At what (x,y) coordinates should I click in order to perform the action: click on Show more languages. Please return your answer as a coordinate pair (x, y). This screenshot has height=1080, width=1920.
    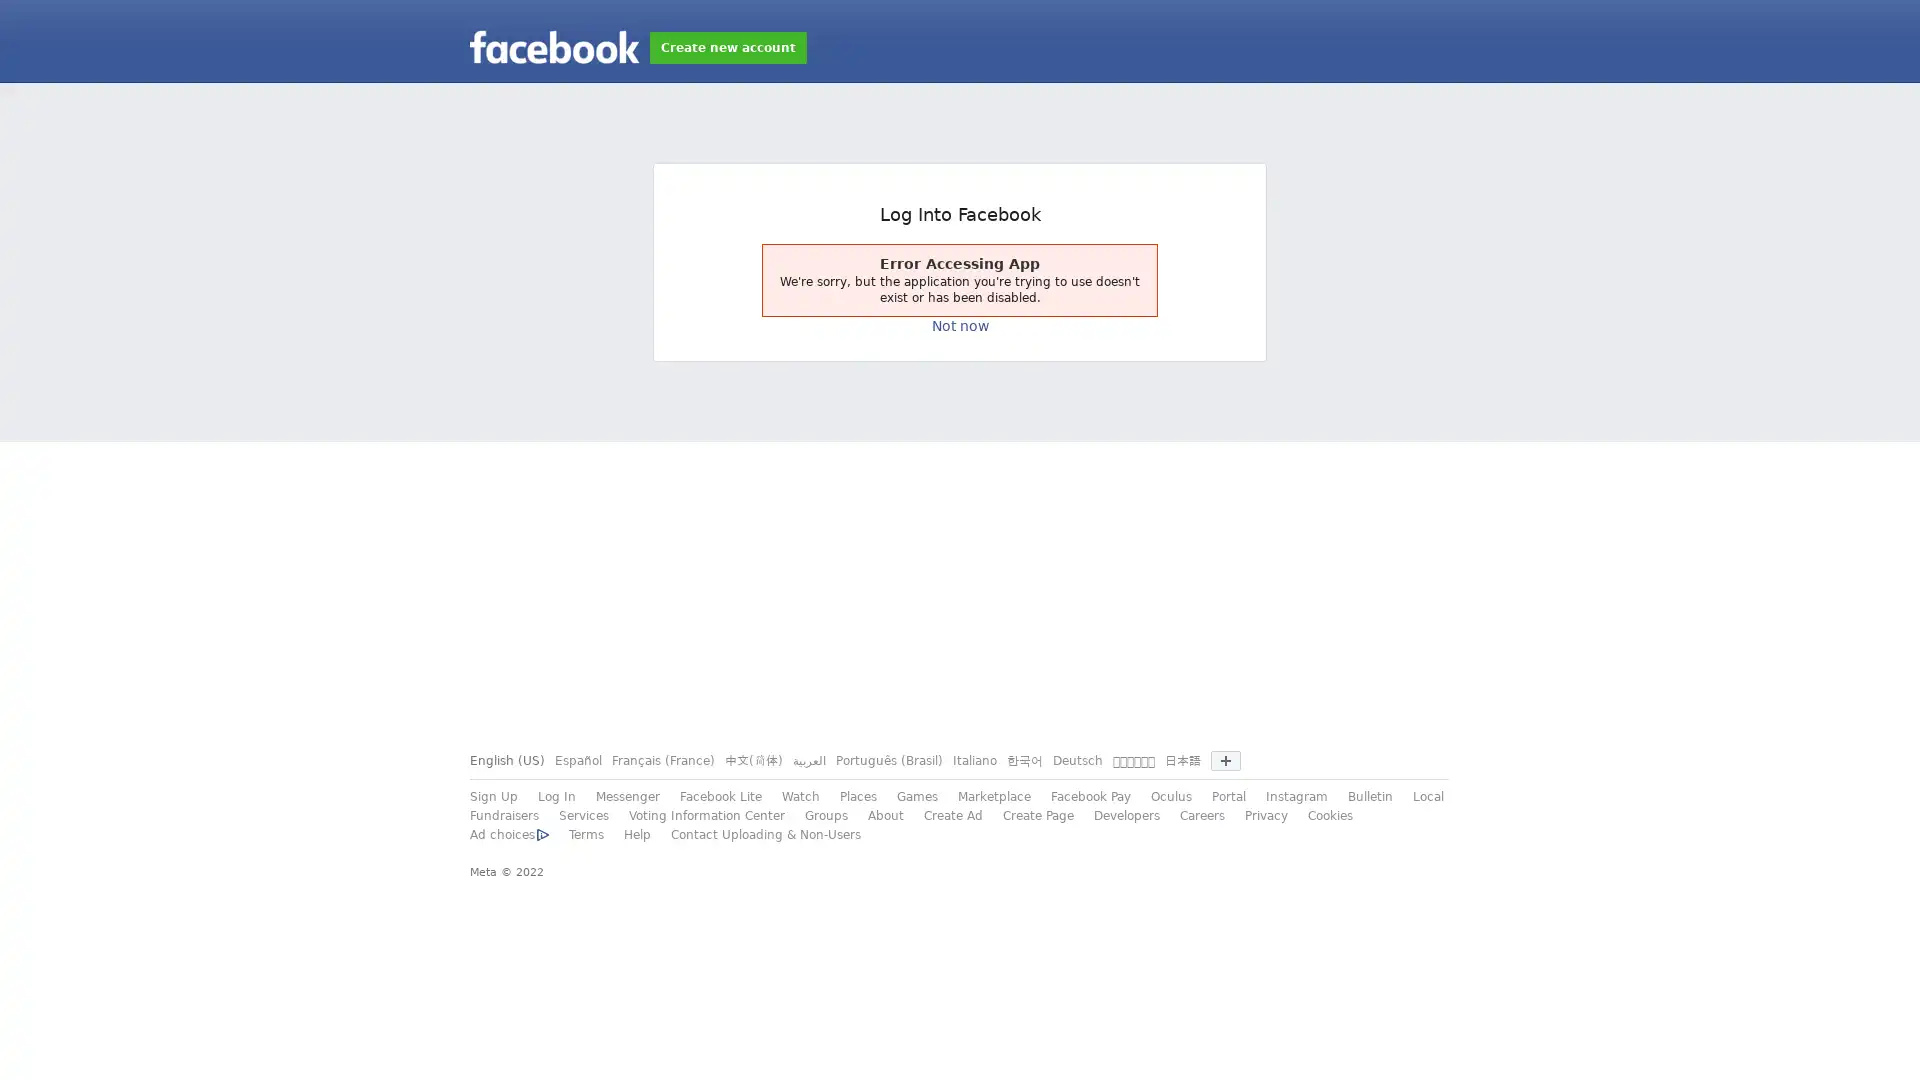
    Looking at the image, I should click on (1224, 760).